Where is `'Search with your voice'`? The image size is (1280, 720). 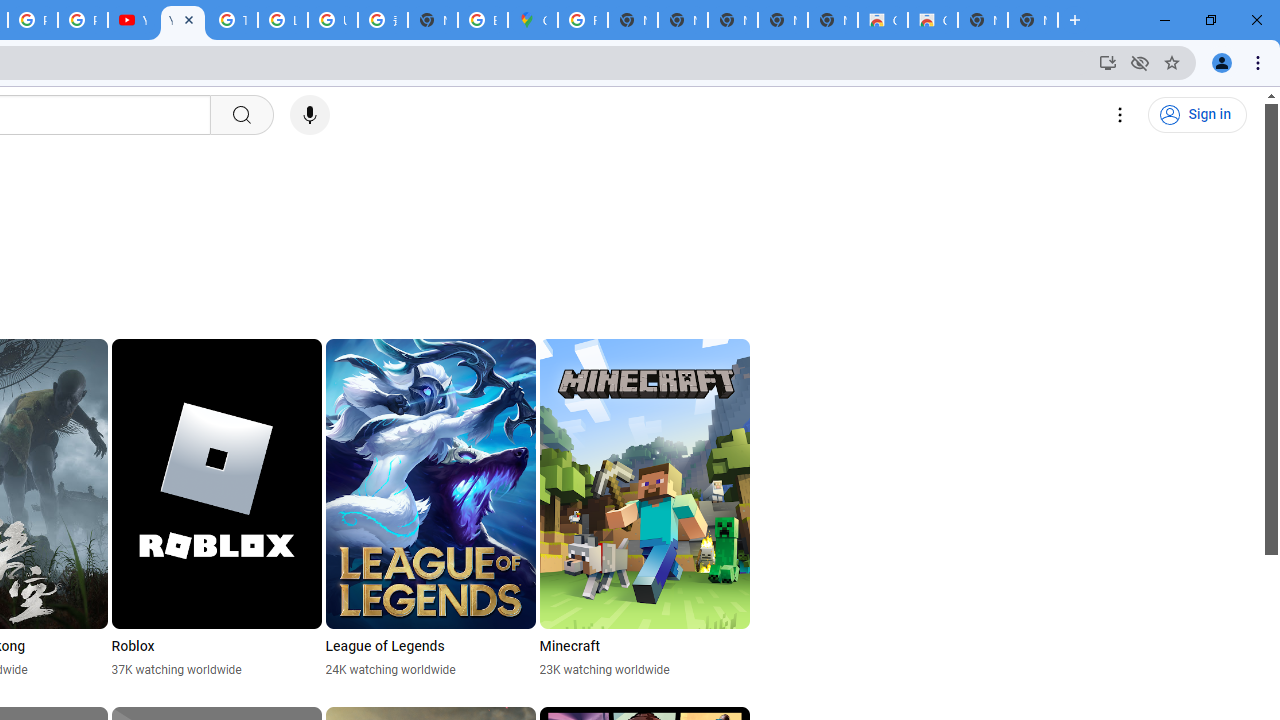
'Search with your voice' is located at coordinates (308, 115).